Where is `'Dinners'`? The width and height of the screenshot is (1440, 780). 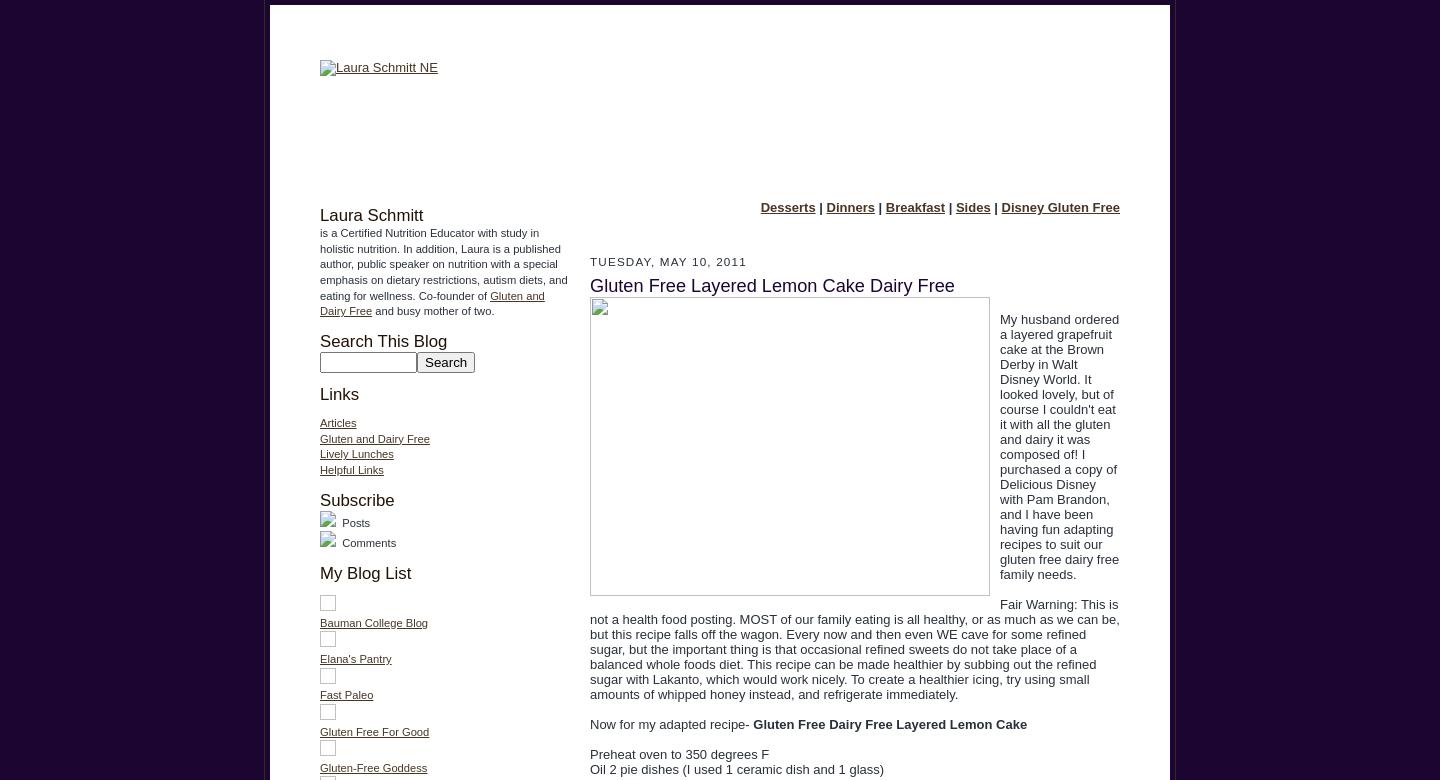 'Dinners' is located at coordinates (849, 207).